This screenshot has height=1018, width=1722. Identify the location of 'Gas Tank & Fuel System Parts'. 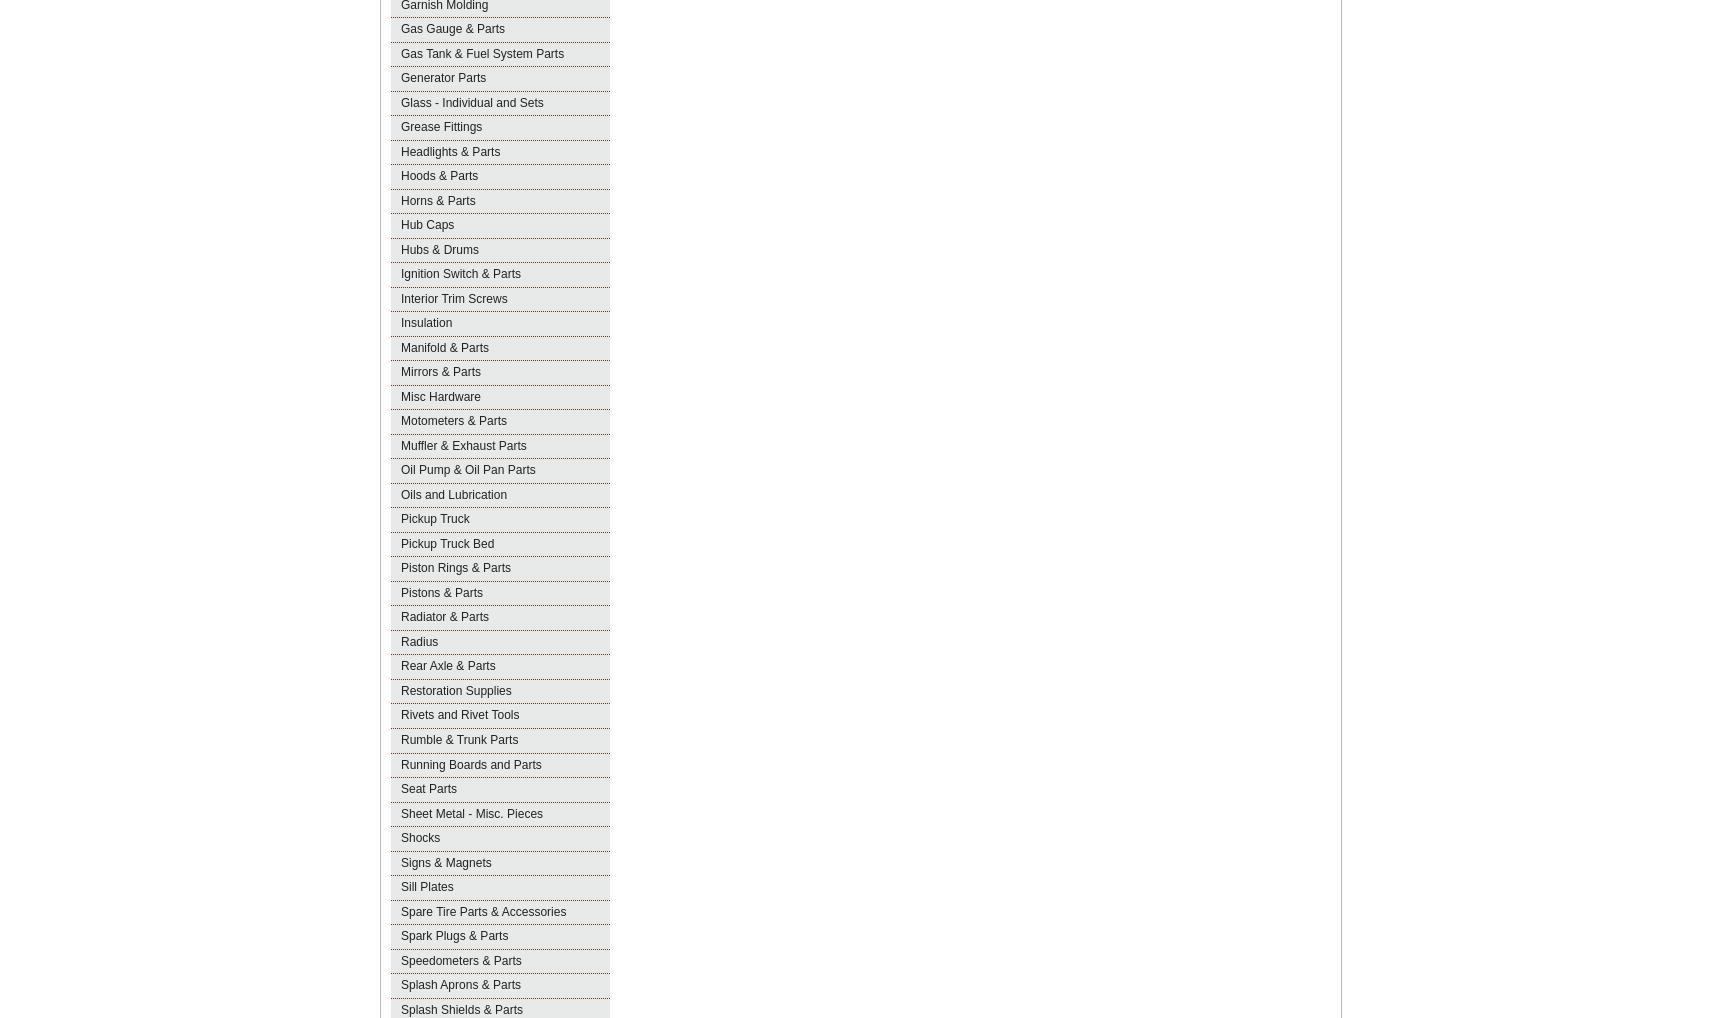
(481, 53).